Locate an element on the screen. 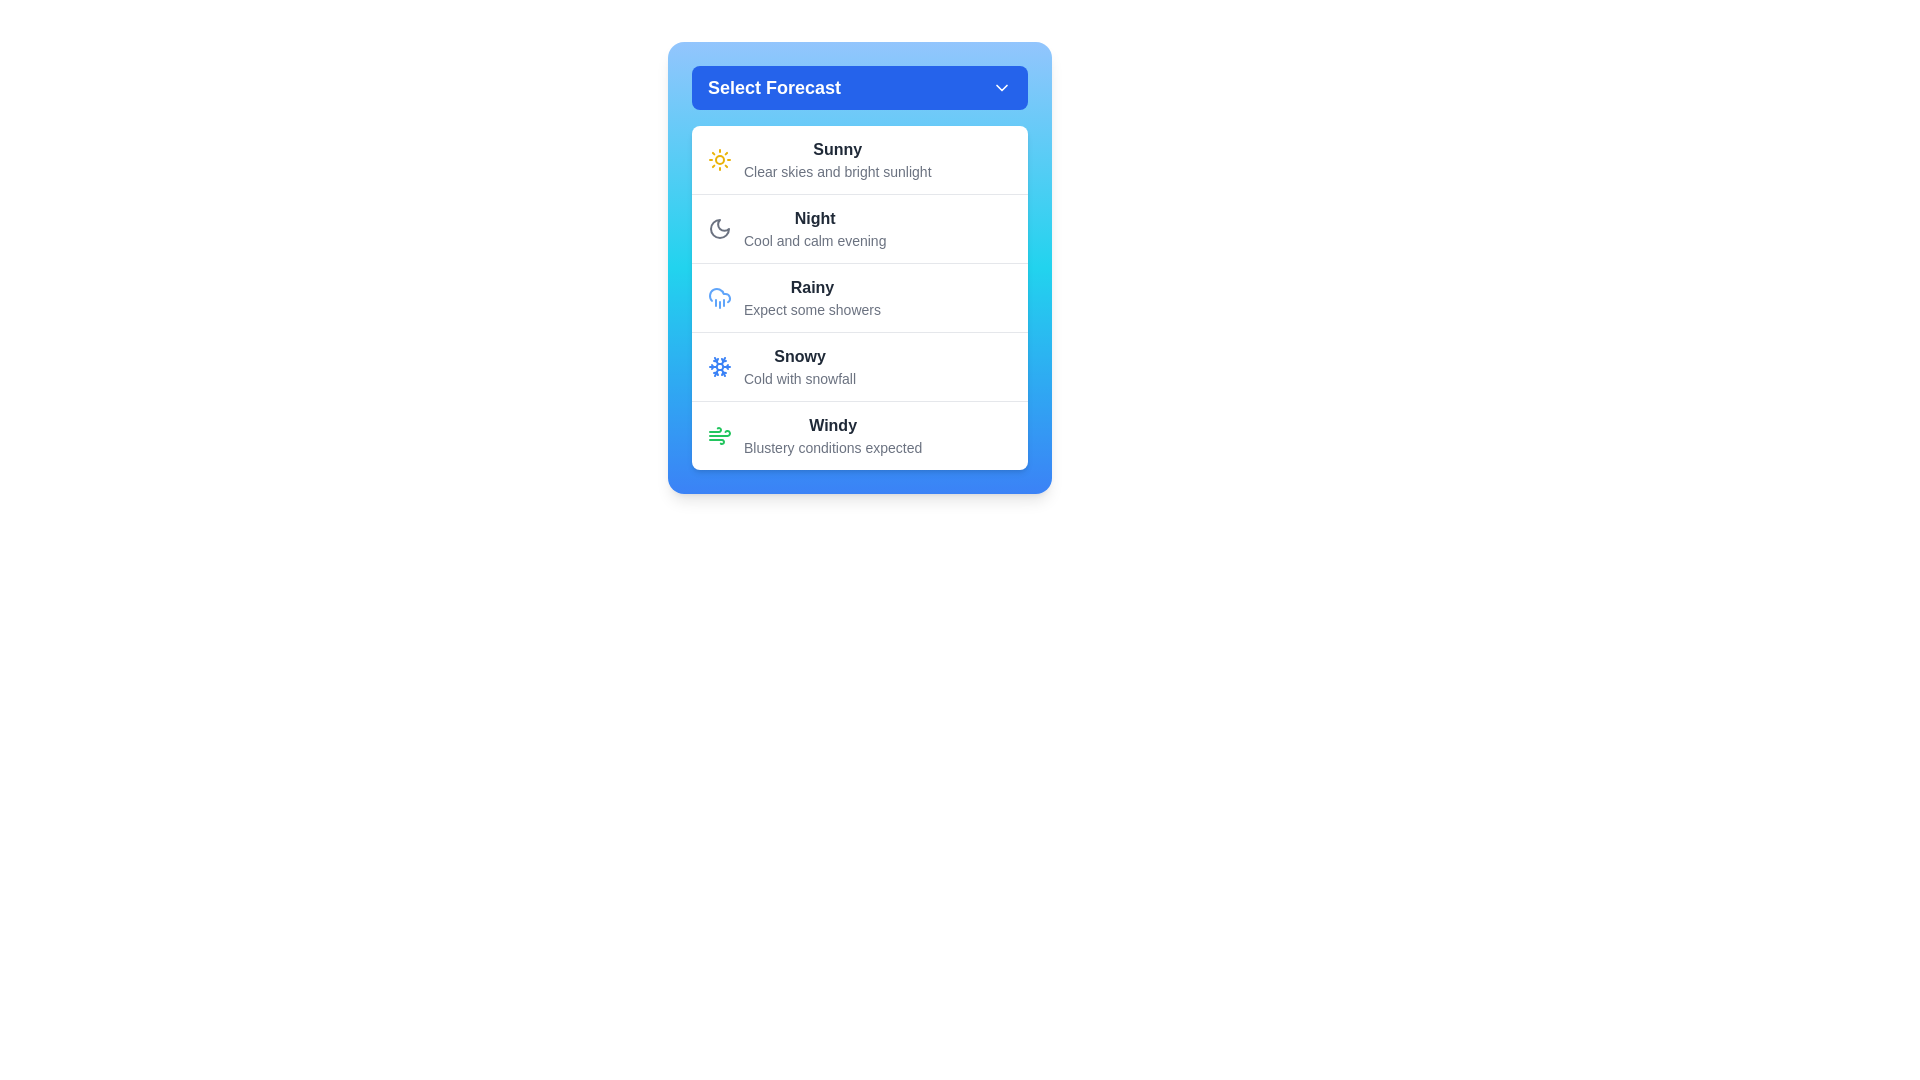  the third item in the dropdown menu under 'Select Forecast', which represents a weather condition is located at coordinates (859, 297).